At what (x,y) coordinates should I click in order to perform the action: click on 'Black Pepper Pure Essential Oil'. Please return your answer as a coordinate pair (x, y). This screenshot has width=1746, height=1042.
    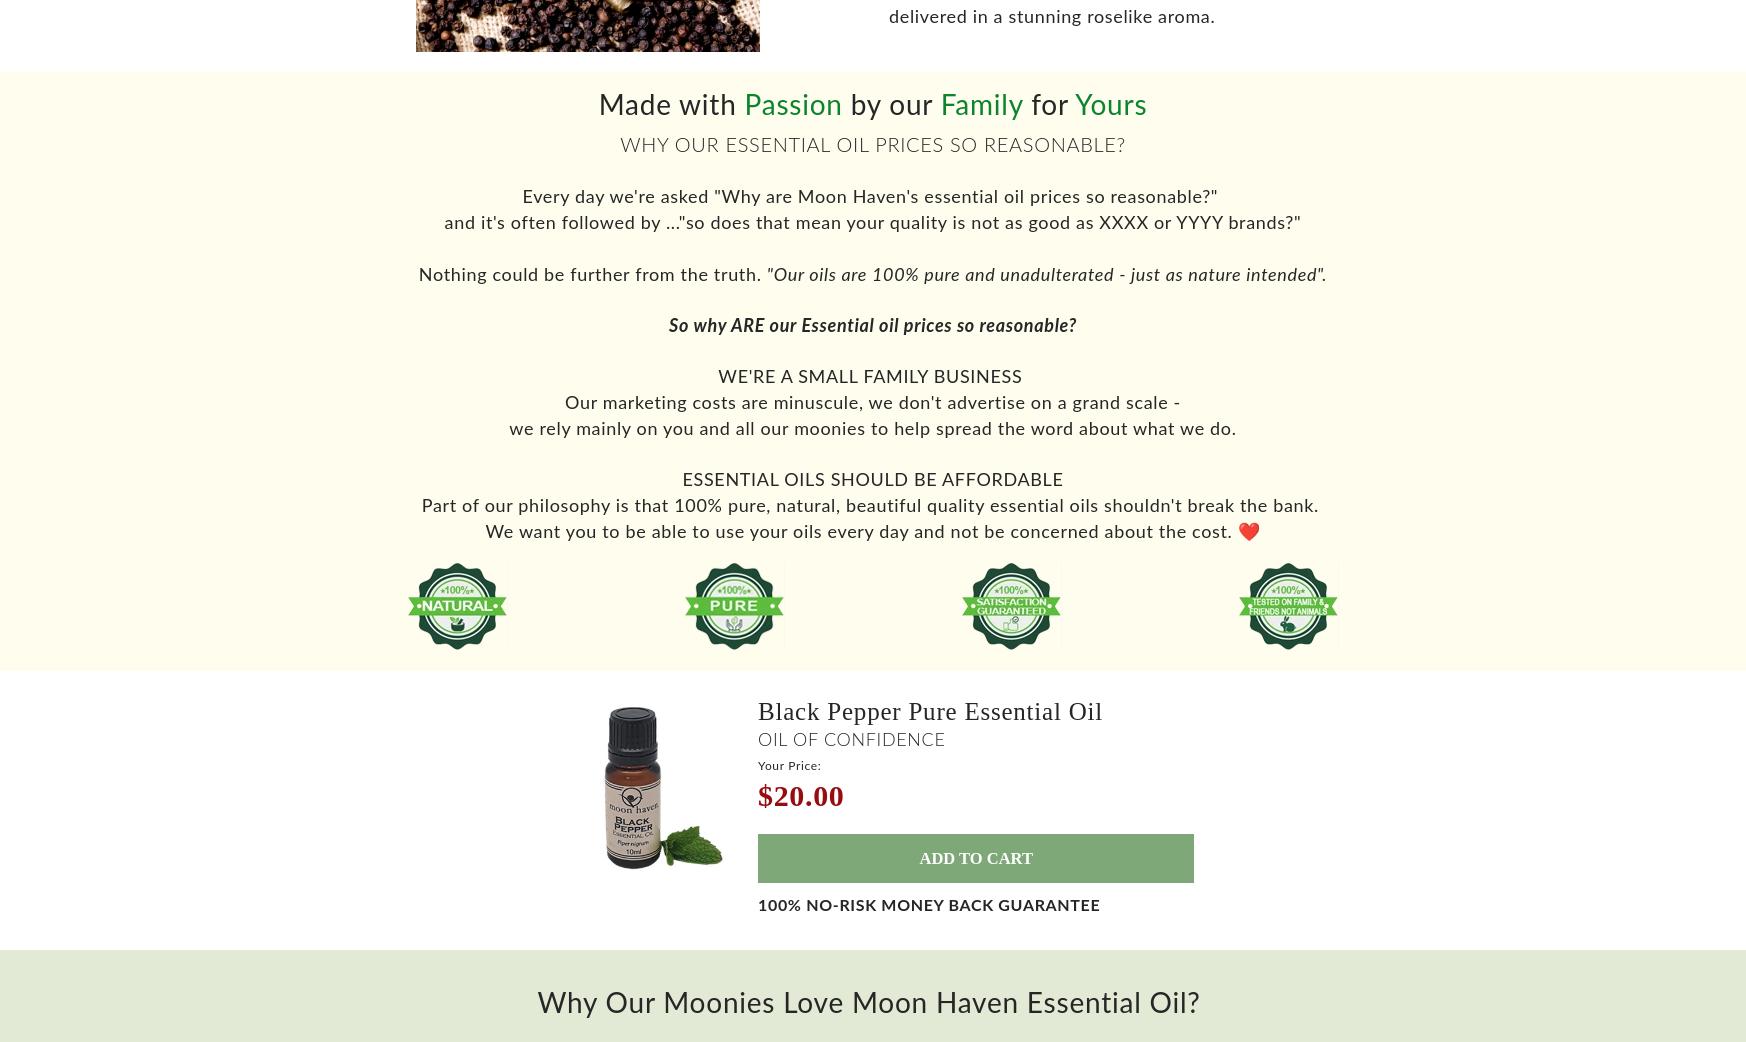
    Looking at the image, I should click on (929, 720).